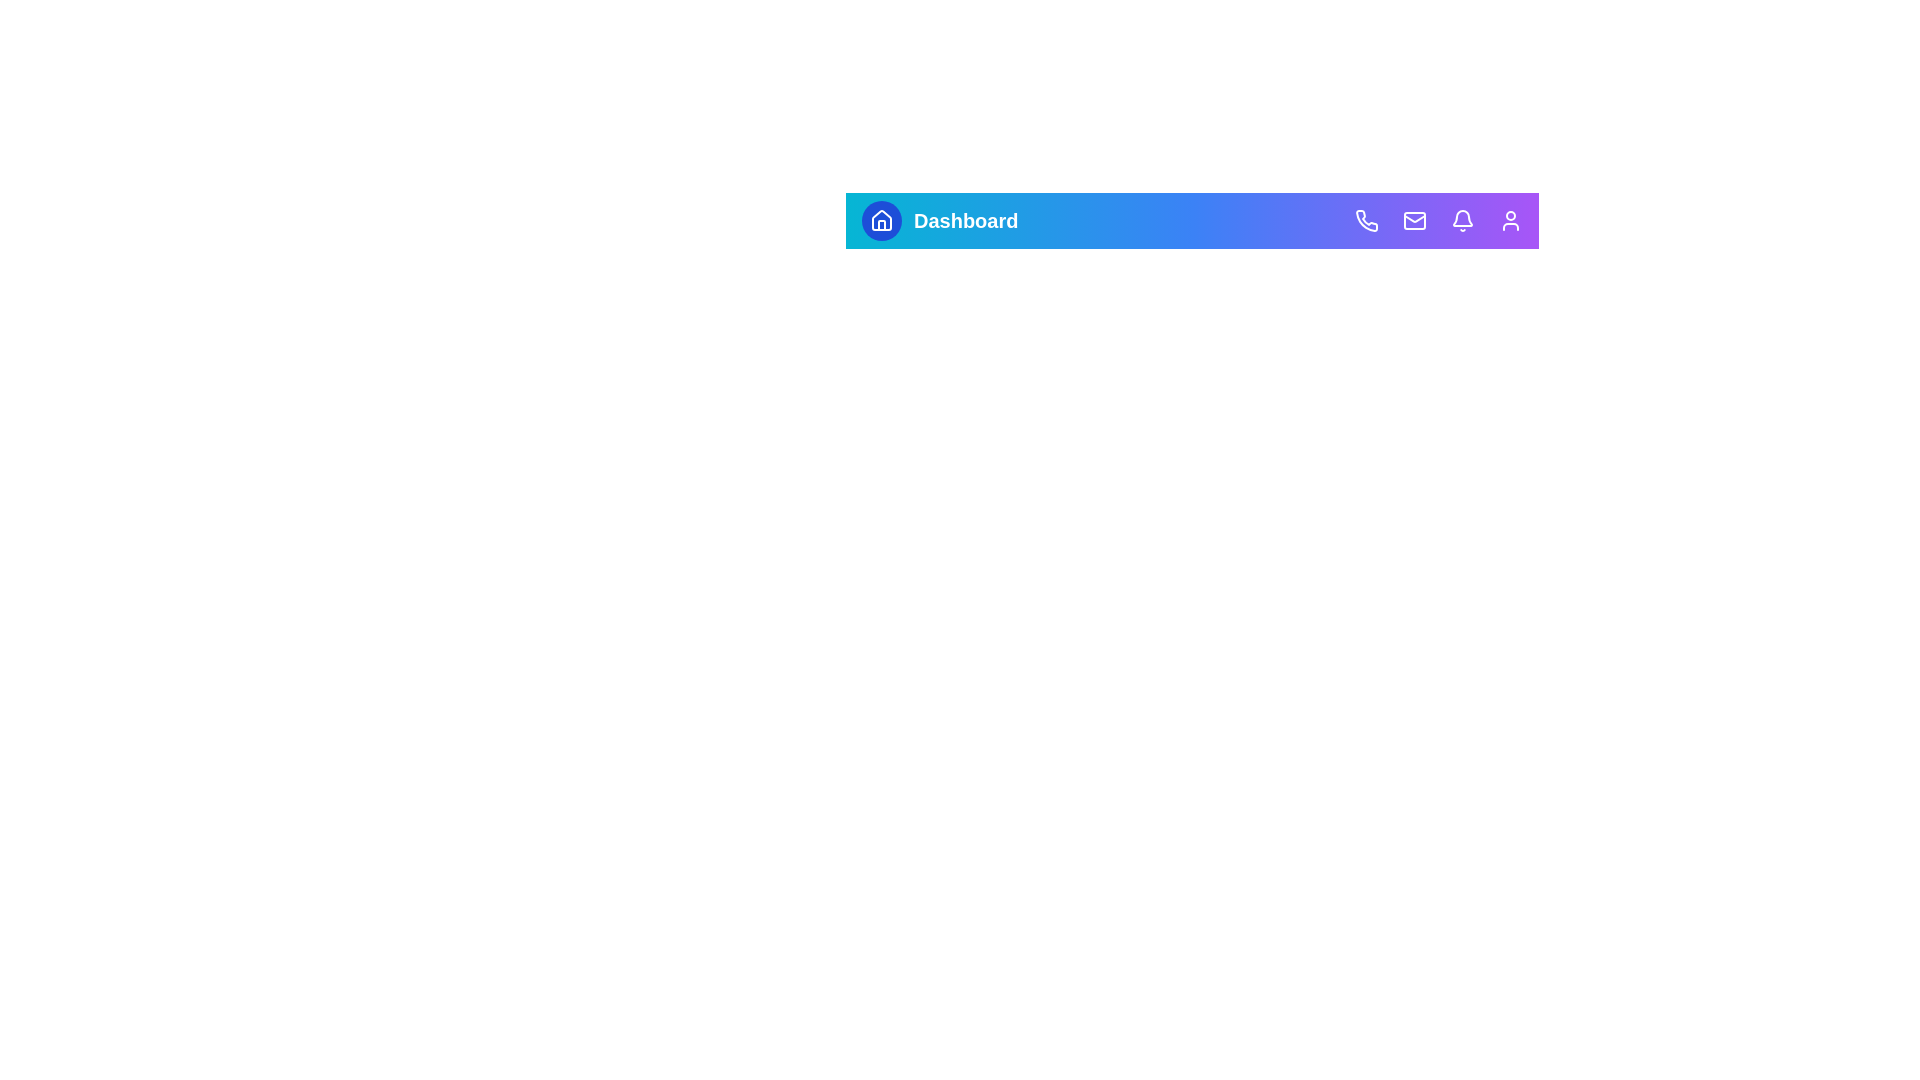  What do you see at coordinates (881, 220) in the screenshot?
I see `the 'Home' icon to navigate to the home page` at bounding box center [881, 220].